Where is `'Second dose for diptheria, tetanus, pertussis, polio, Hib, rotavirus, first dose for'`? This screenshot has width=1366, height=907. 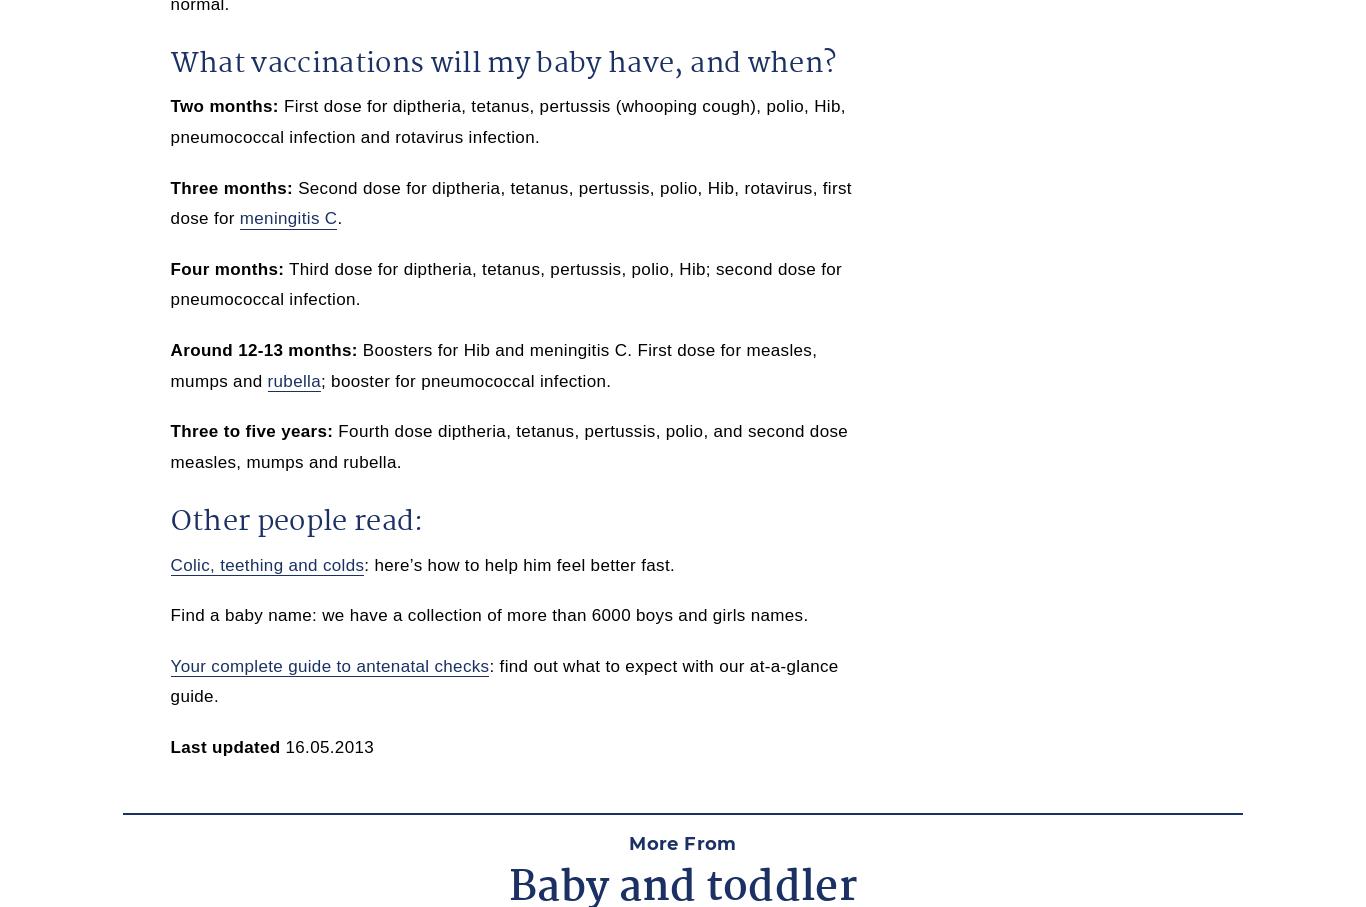 'Second dose for diptheria, tetanus, pertussis, polio, Hib, rotavirus, first dose for' is located at coordinates (169, 201).